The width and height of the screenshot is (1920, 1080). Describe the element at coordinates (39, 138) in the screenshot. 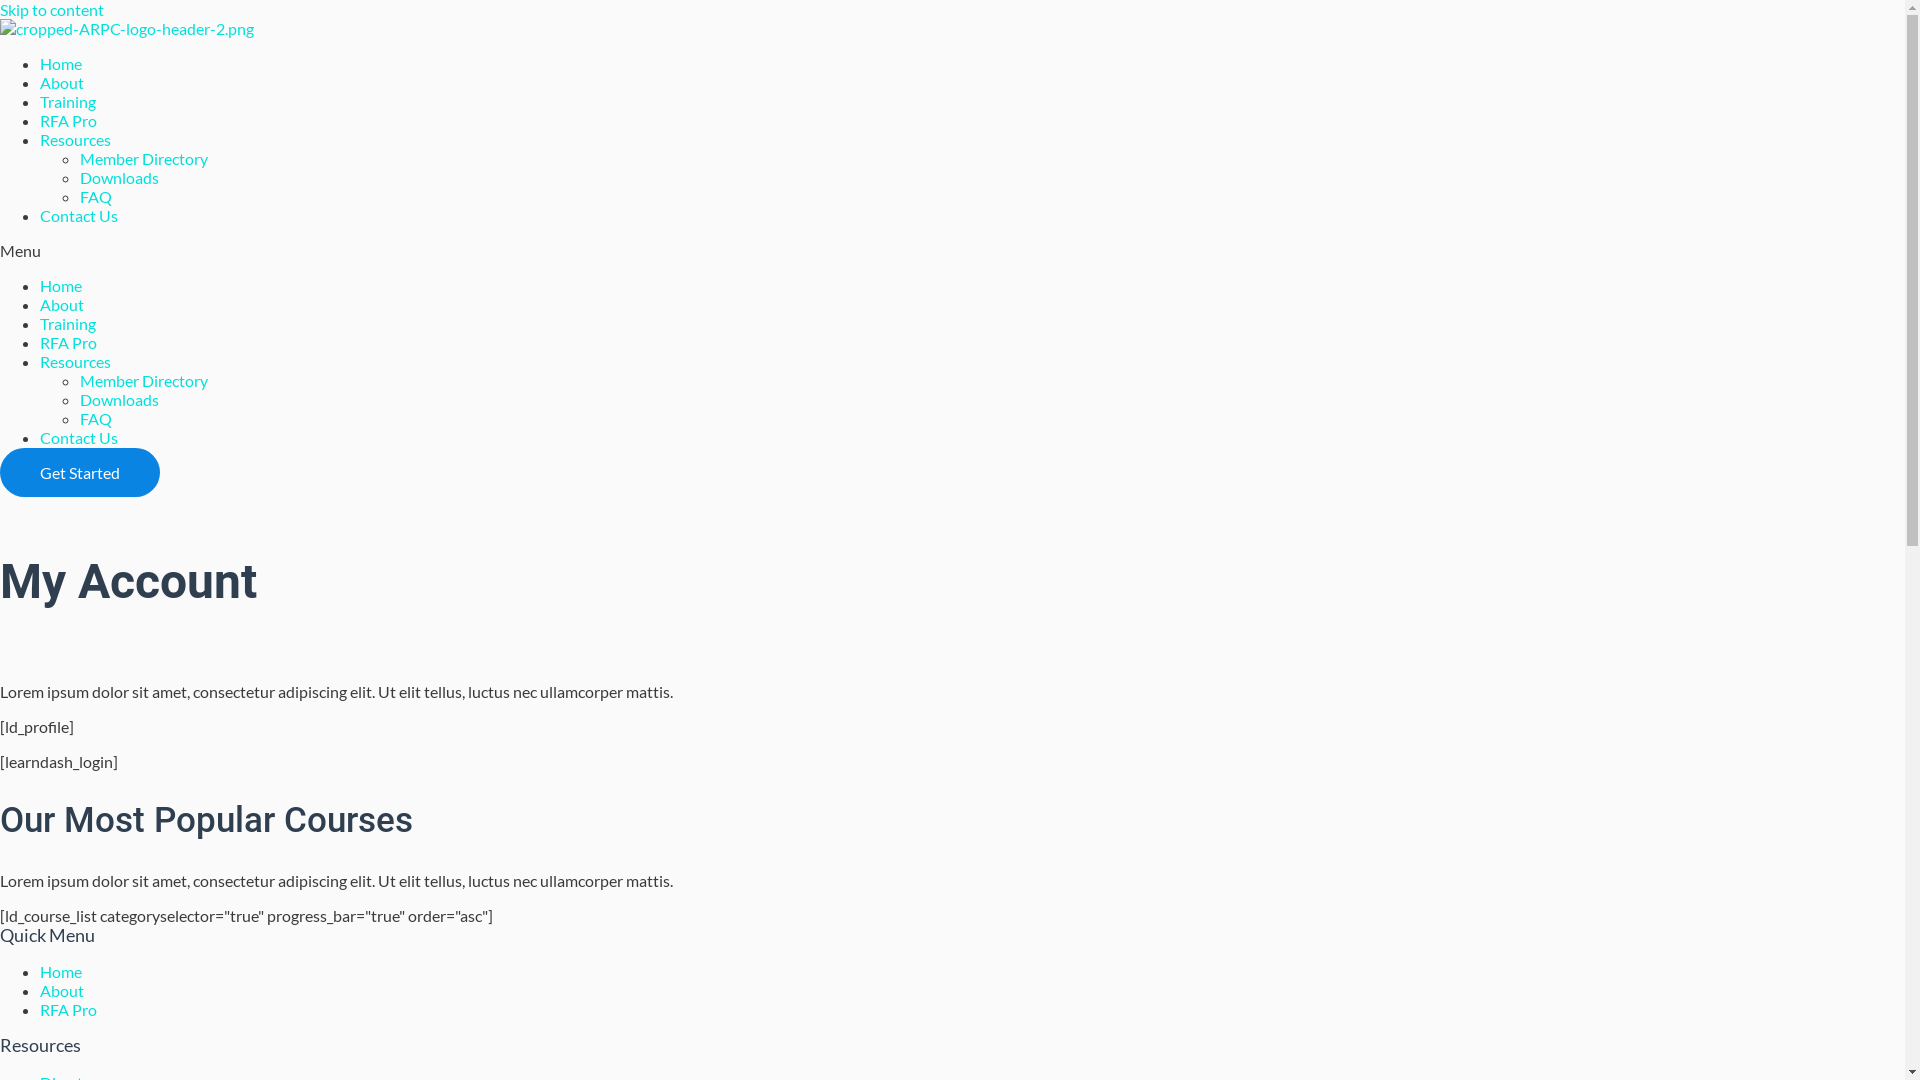

I see `'Resources'` at that location.